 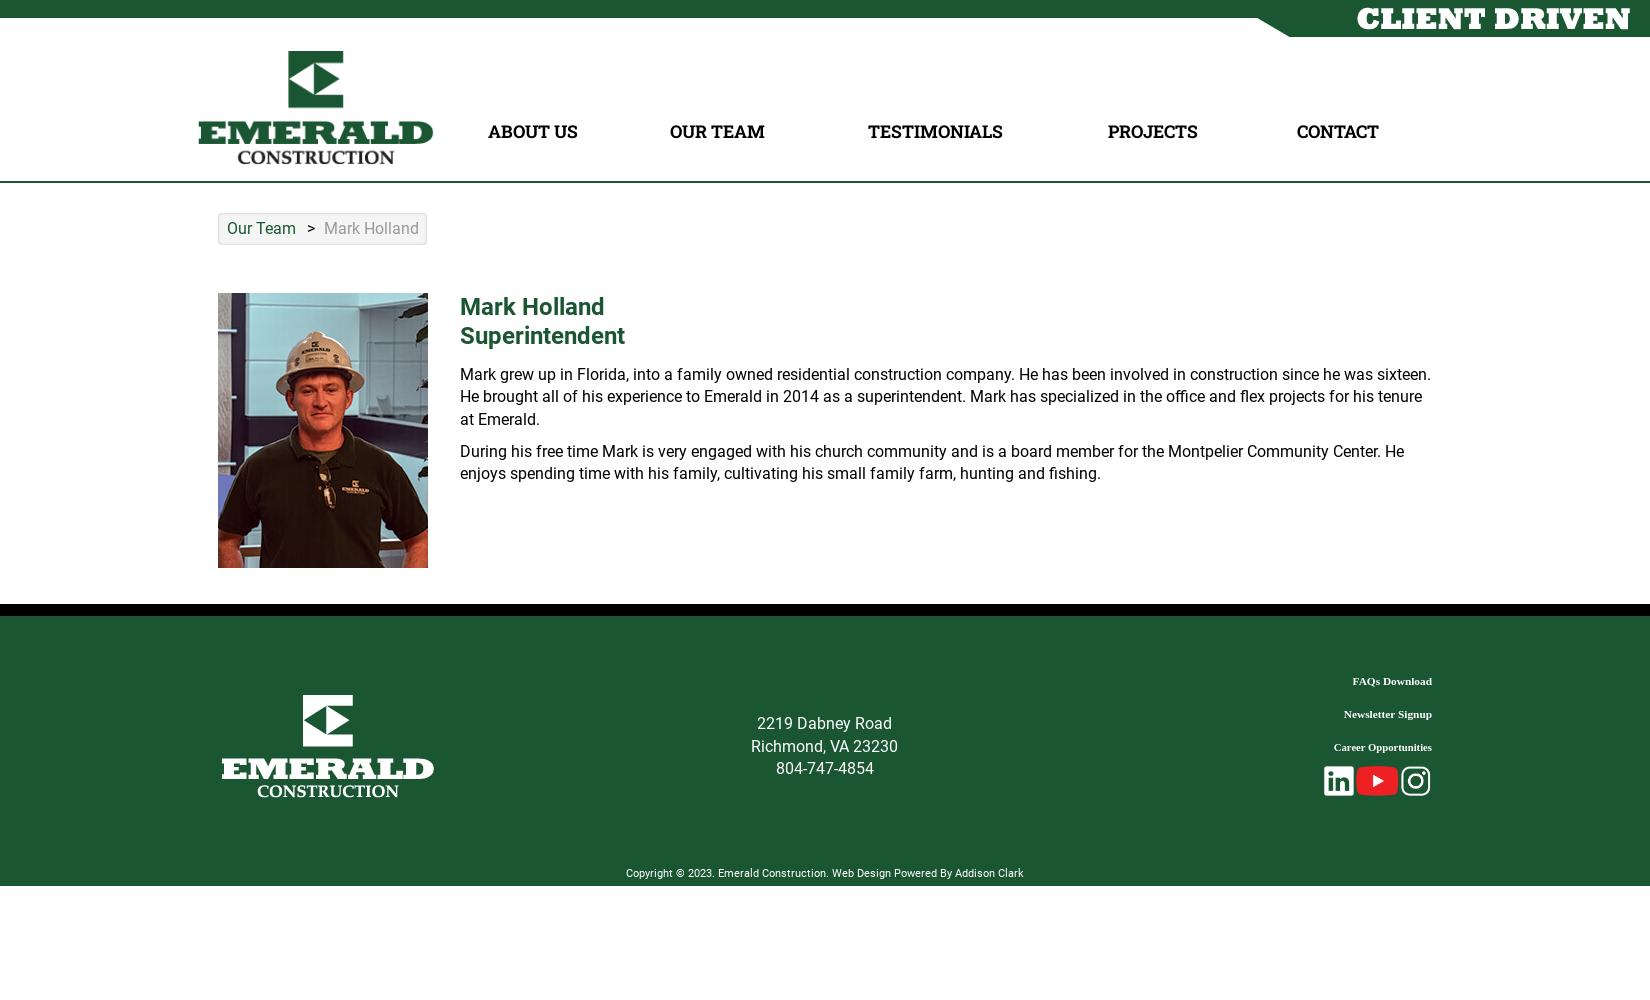 What do you see at coordinates (1381, 746) in the screenshot?
I see `'Career Opportunities'` at bounding box center [1381, 746].